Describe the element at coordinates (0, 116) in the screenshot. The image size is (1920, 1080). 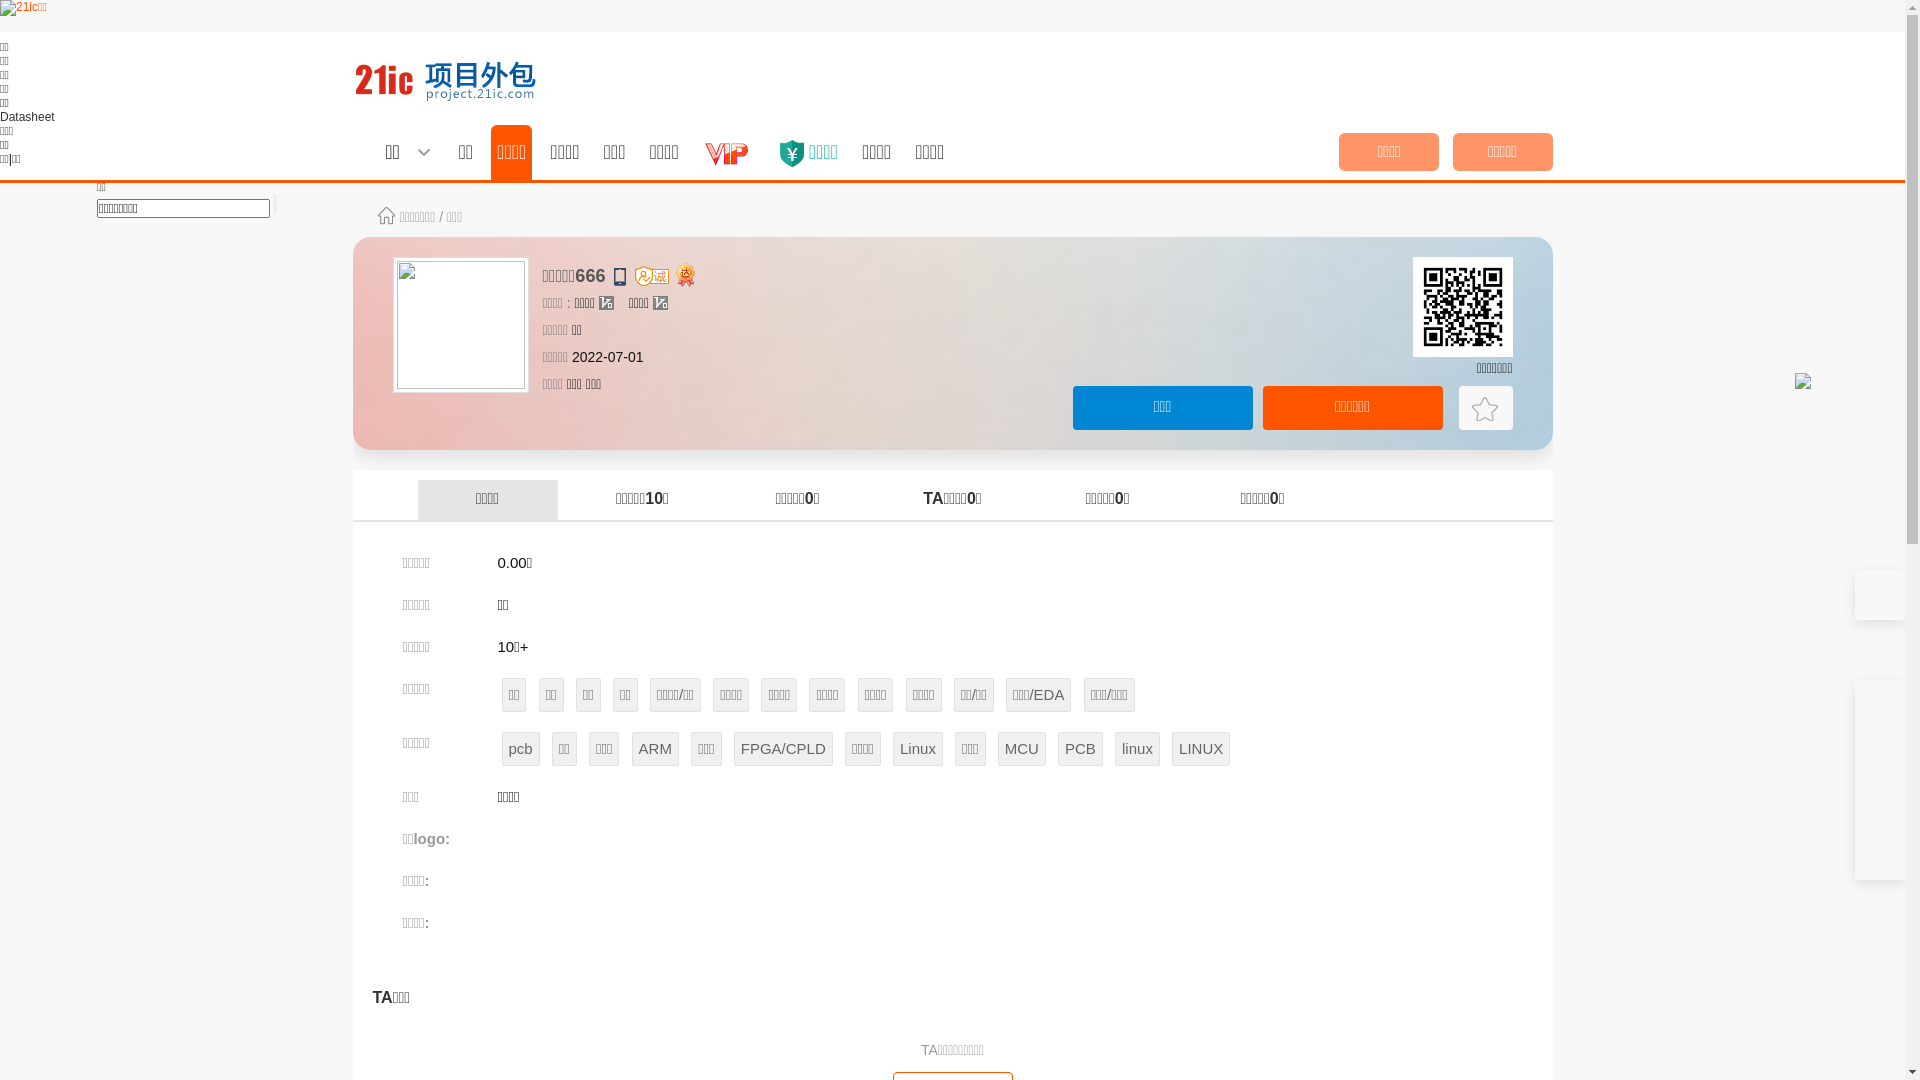
I see `'Datasheet'` at that location.